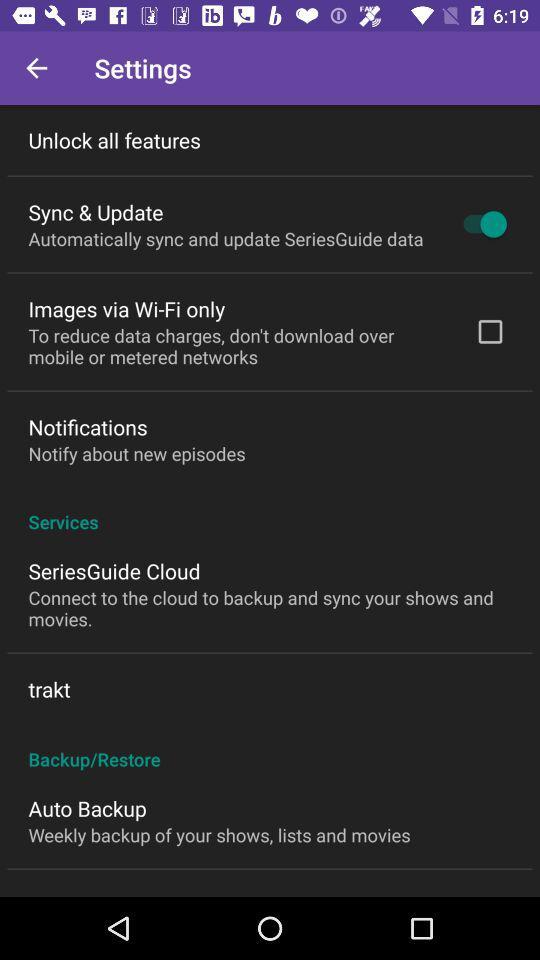  I want to click on icon to the right of automatically sync and, so click(479, 224).